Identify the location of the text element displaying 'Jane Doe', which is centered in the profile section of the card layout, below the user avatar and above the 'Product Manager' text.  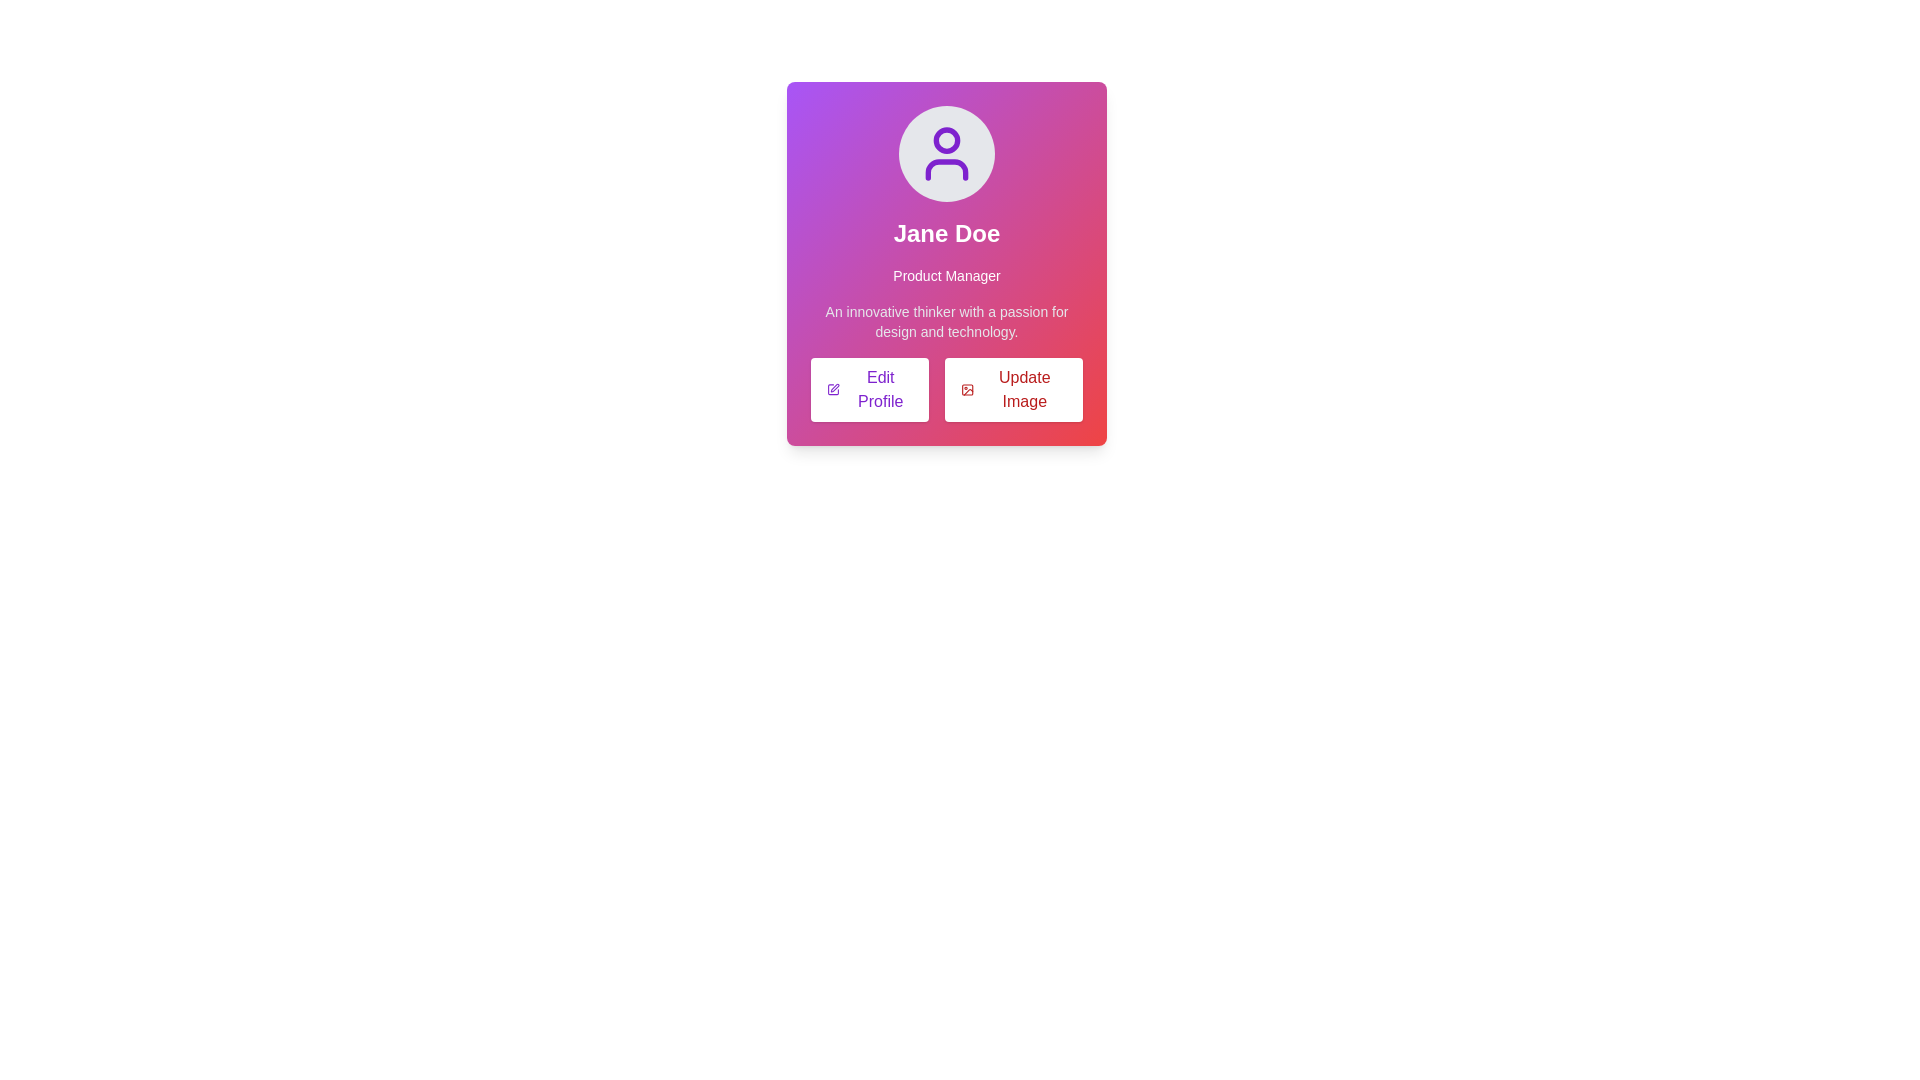
(945, 233).